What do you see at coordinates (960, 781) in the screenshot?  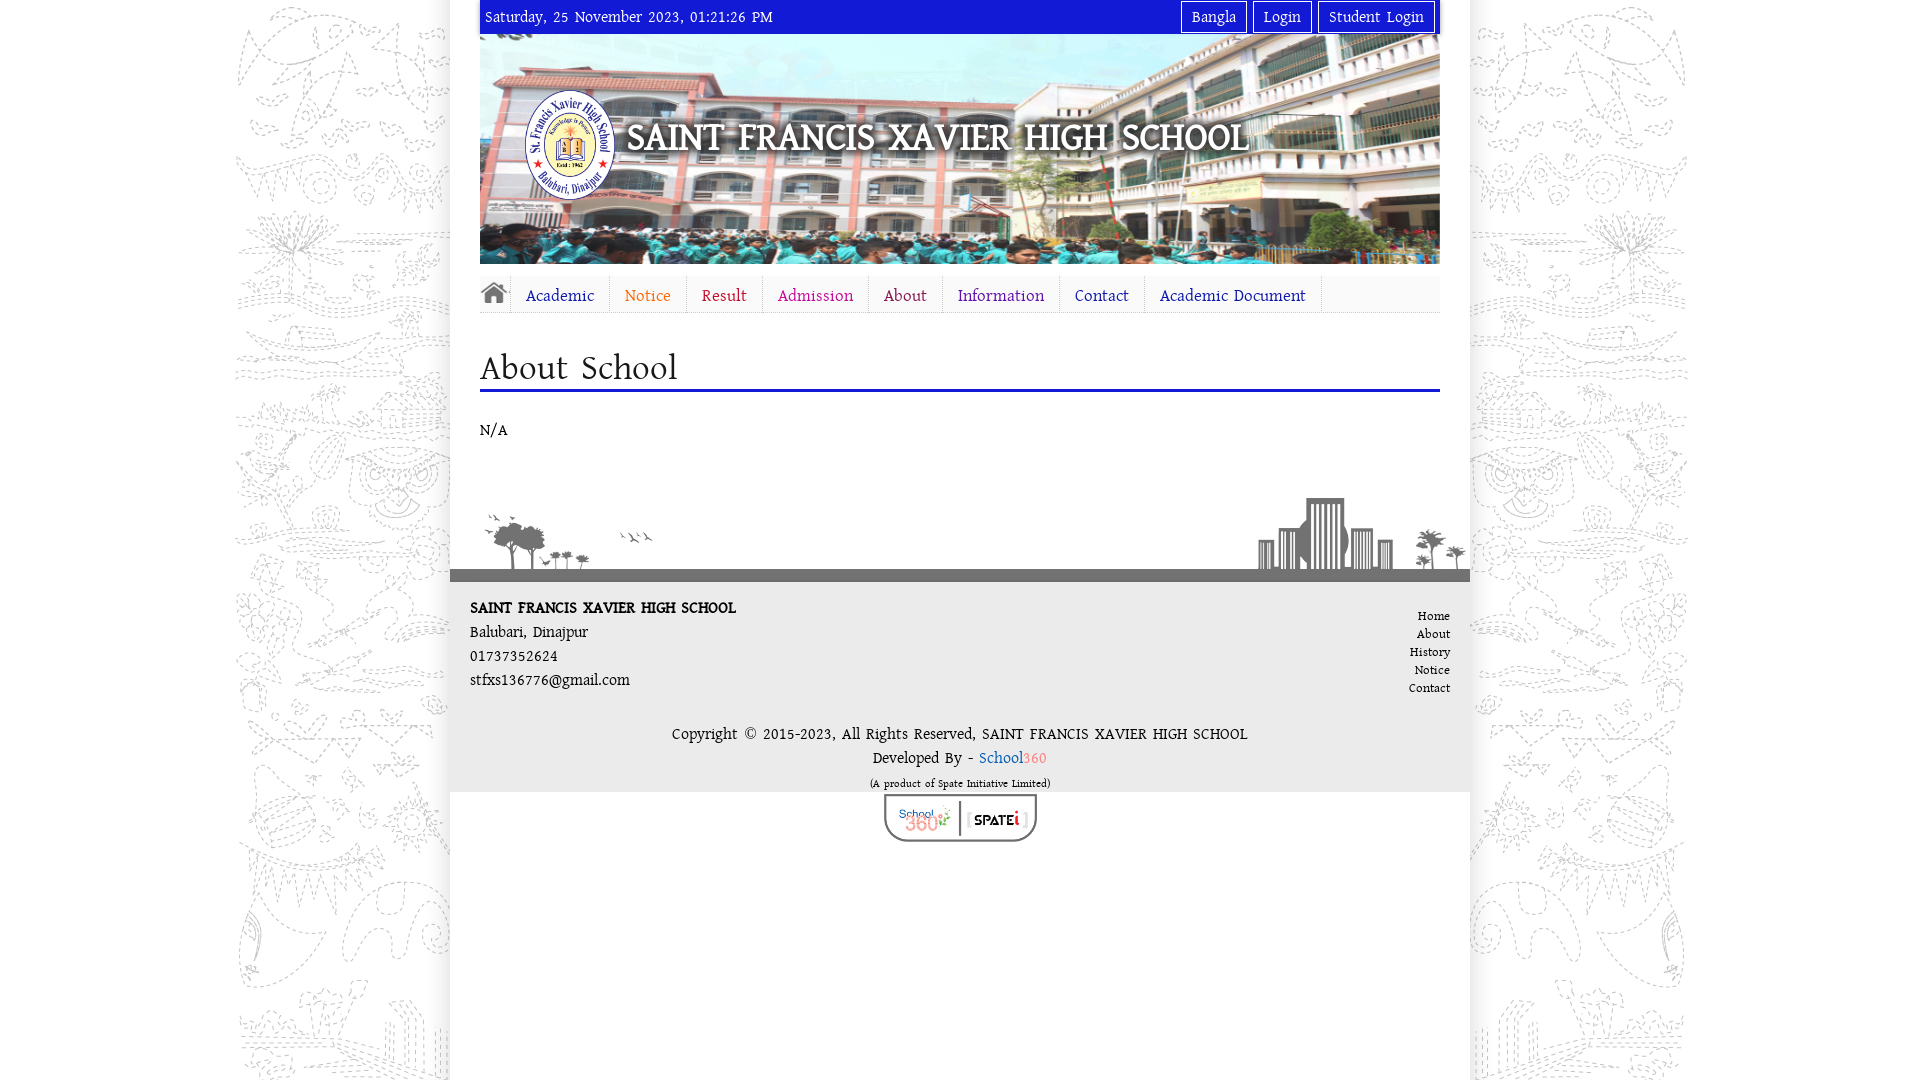 I see `'(A product of Spate Initiative Limited)'` at bounding box center [960, 781].